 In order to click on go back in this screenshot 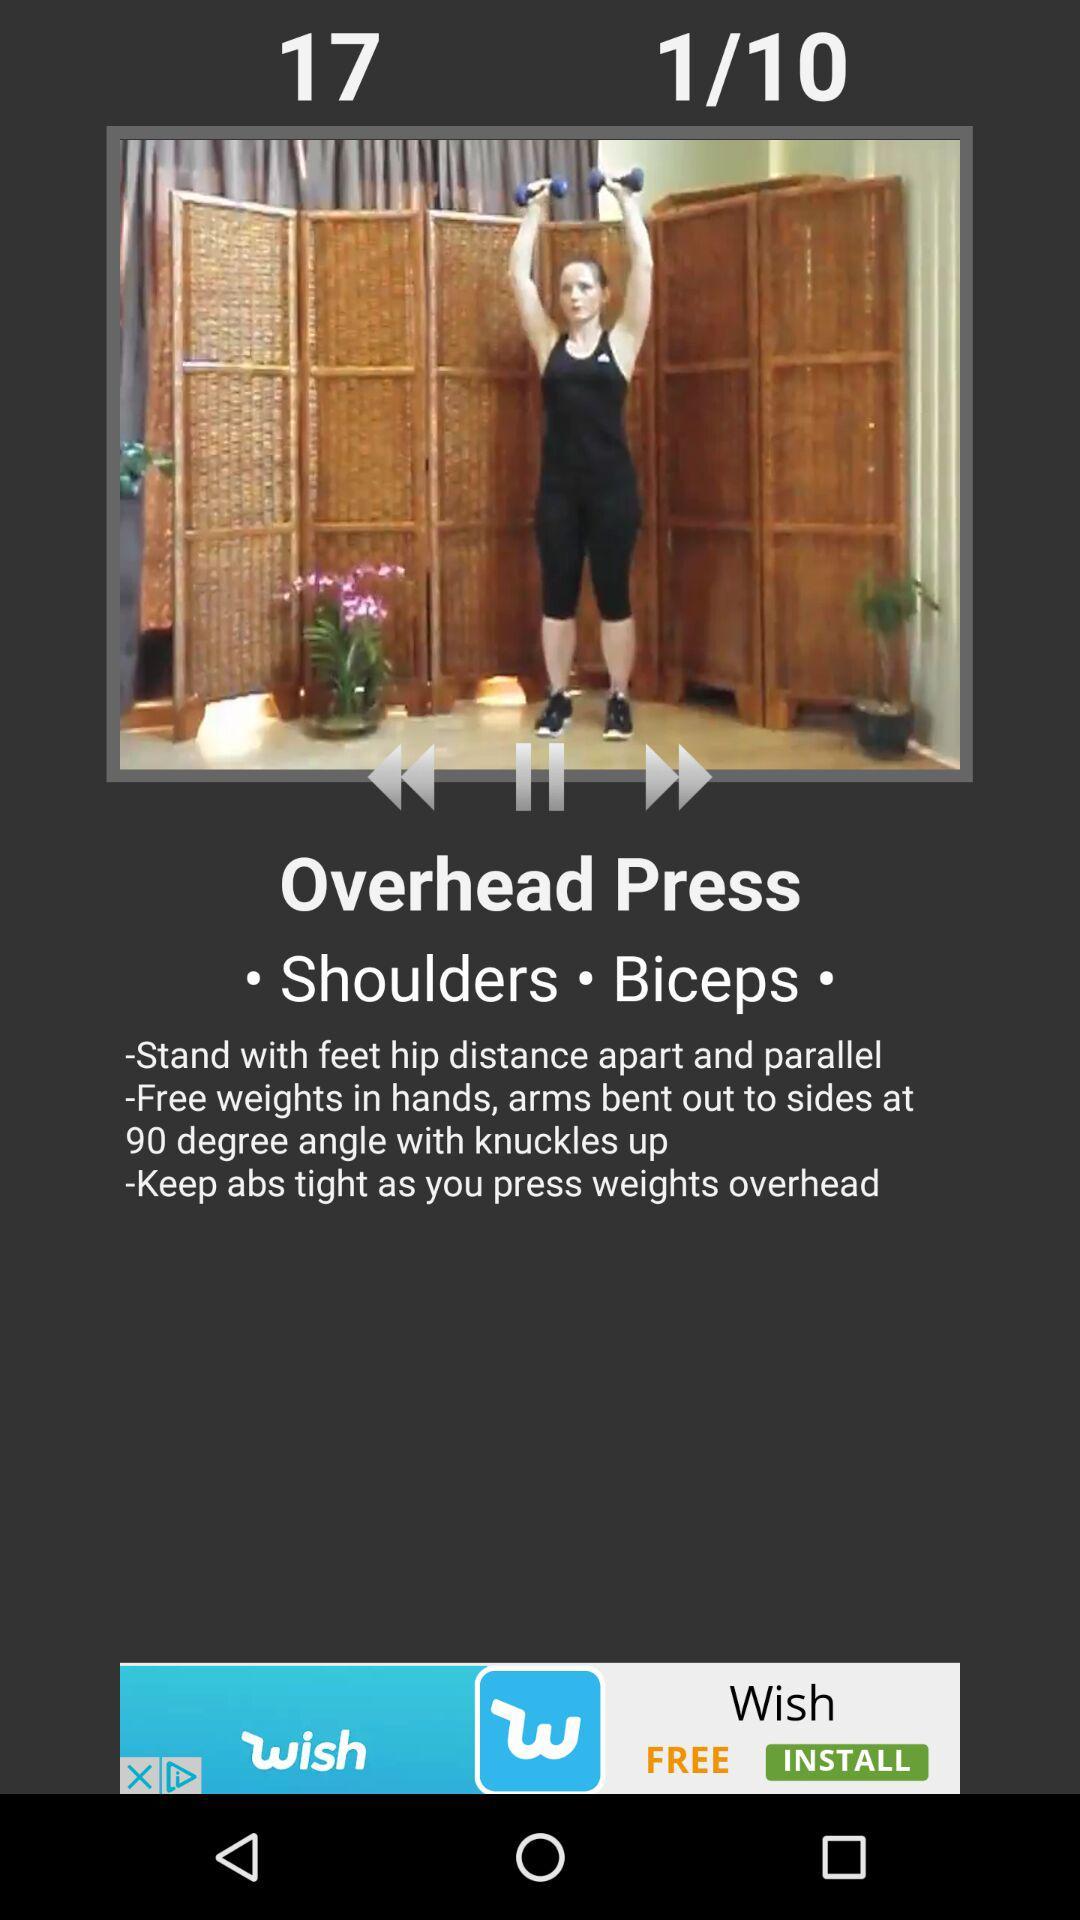, I will do `click(407, 776)`.